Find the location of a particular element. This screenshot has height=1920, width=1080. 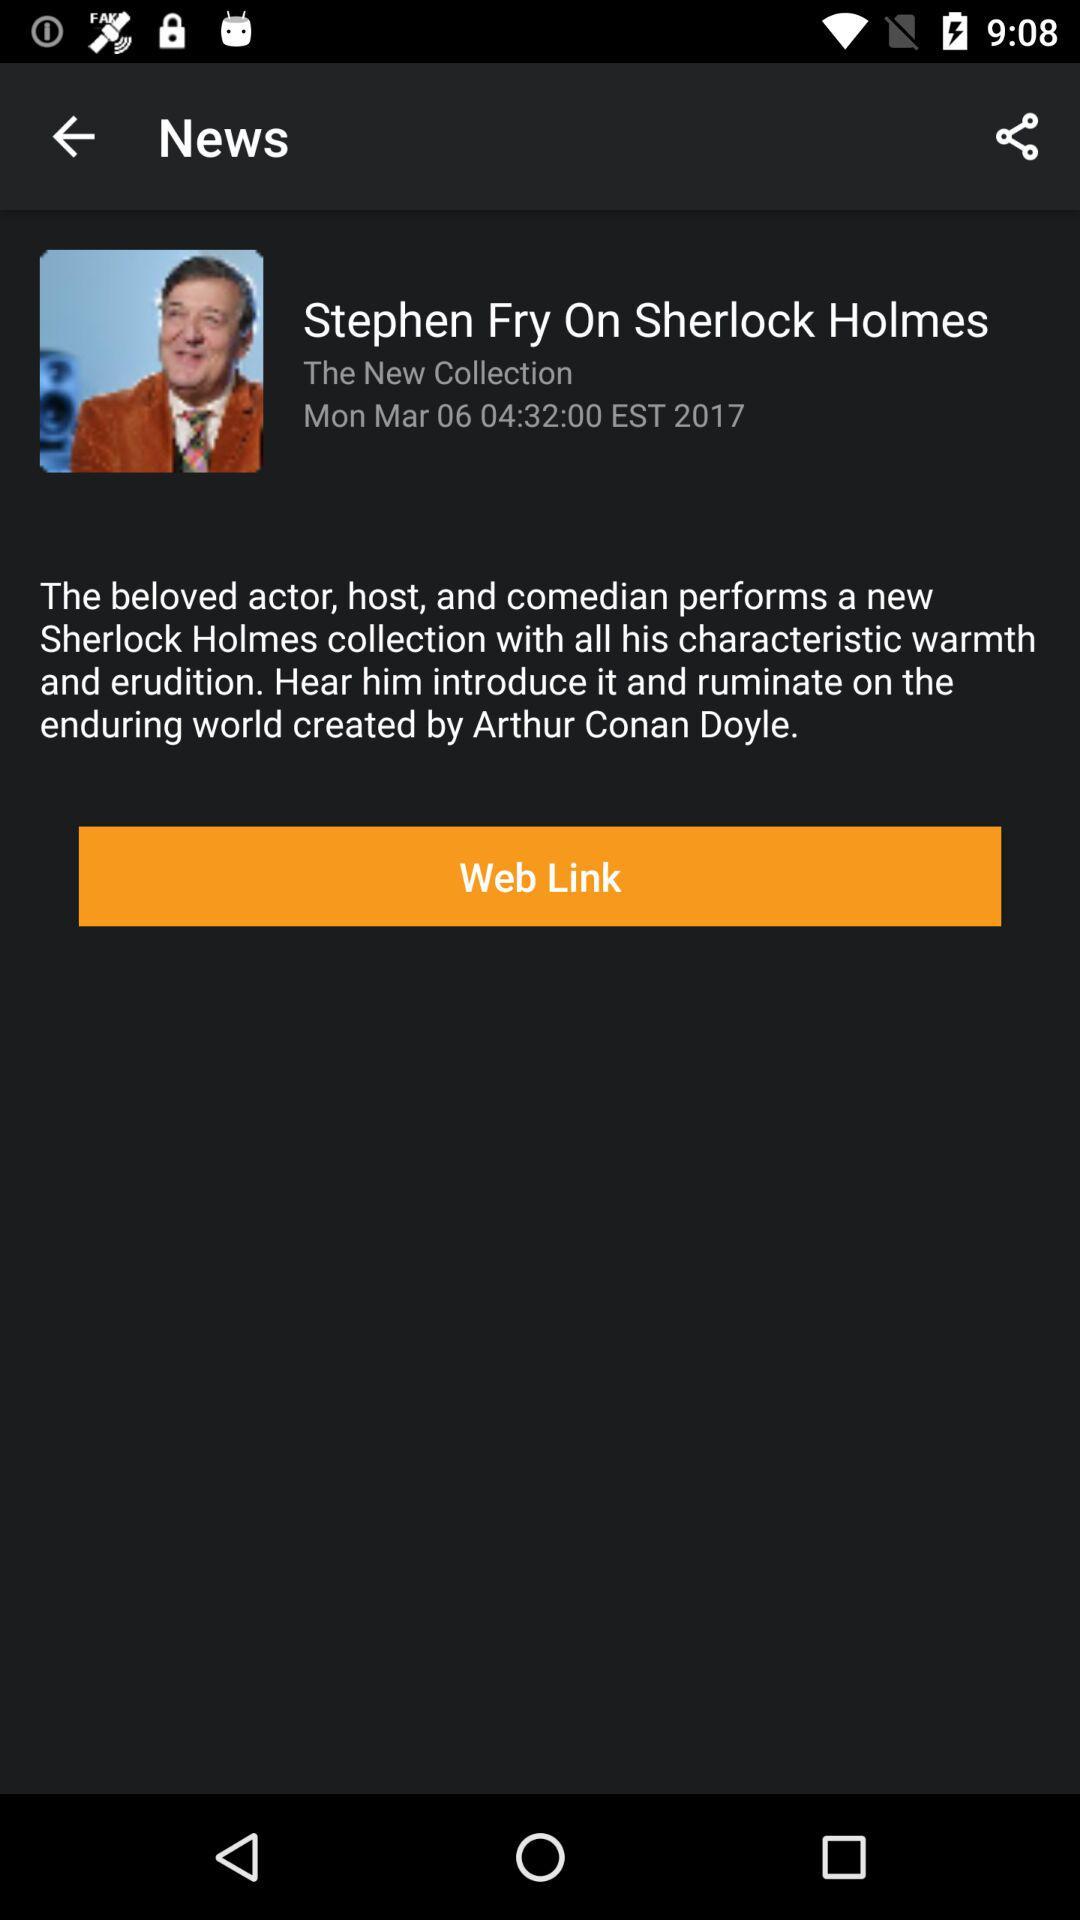

app to the left of news item is located at coordinates (72, 135).